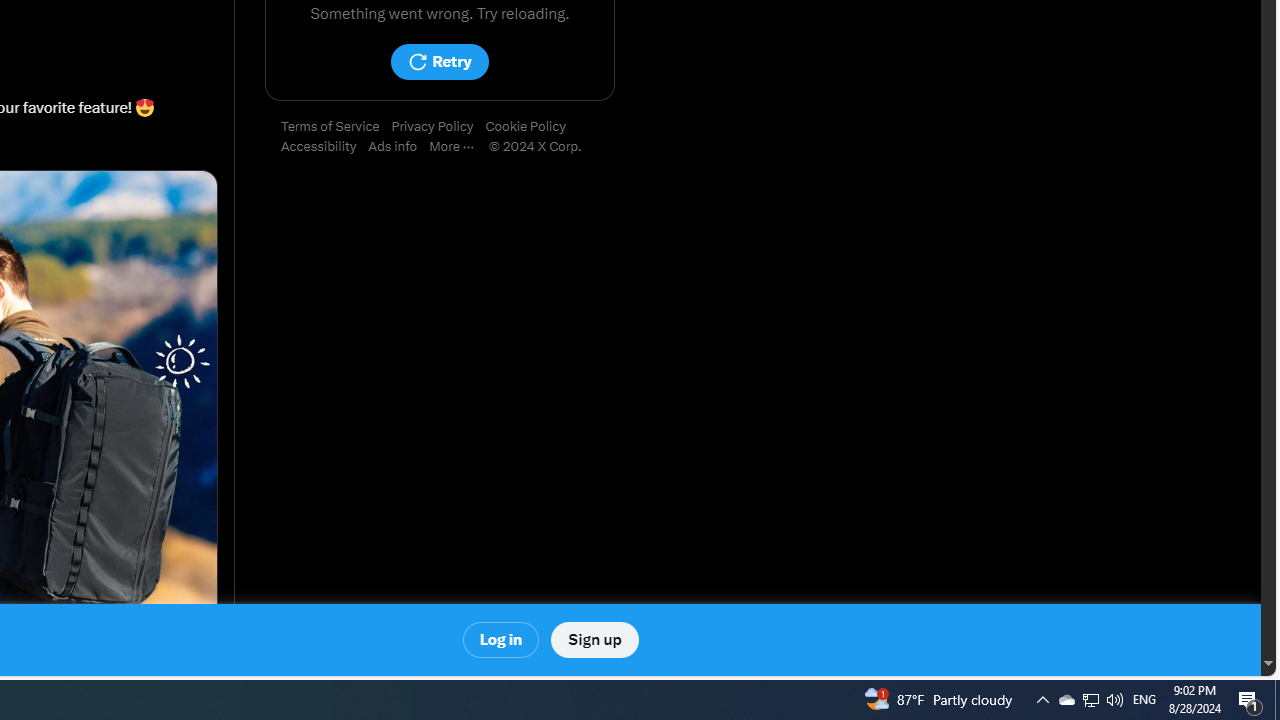  What do you see at coordinates (593, 640) in the screenshot?
I see `'Sign up'` at bounding box center [593, 640].